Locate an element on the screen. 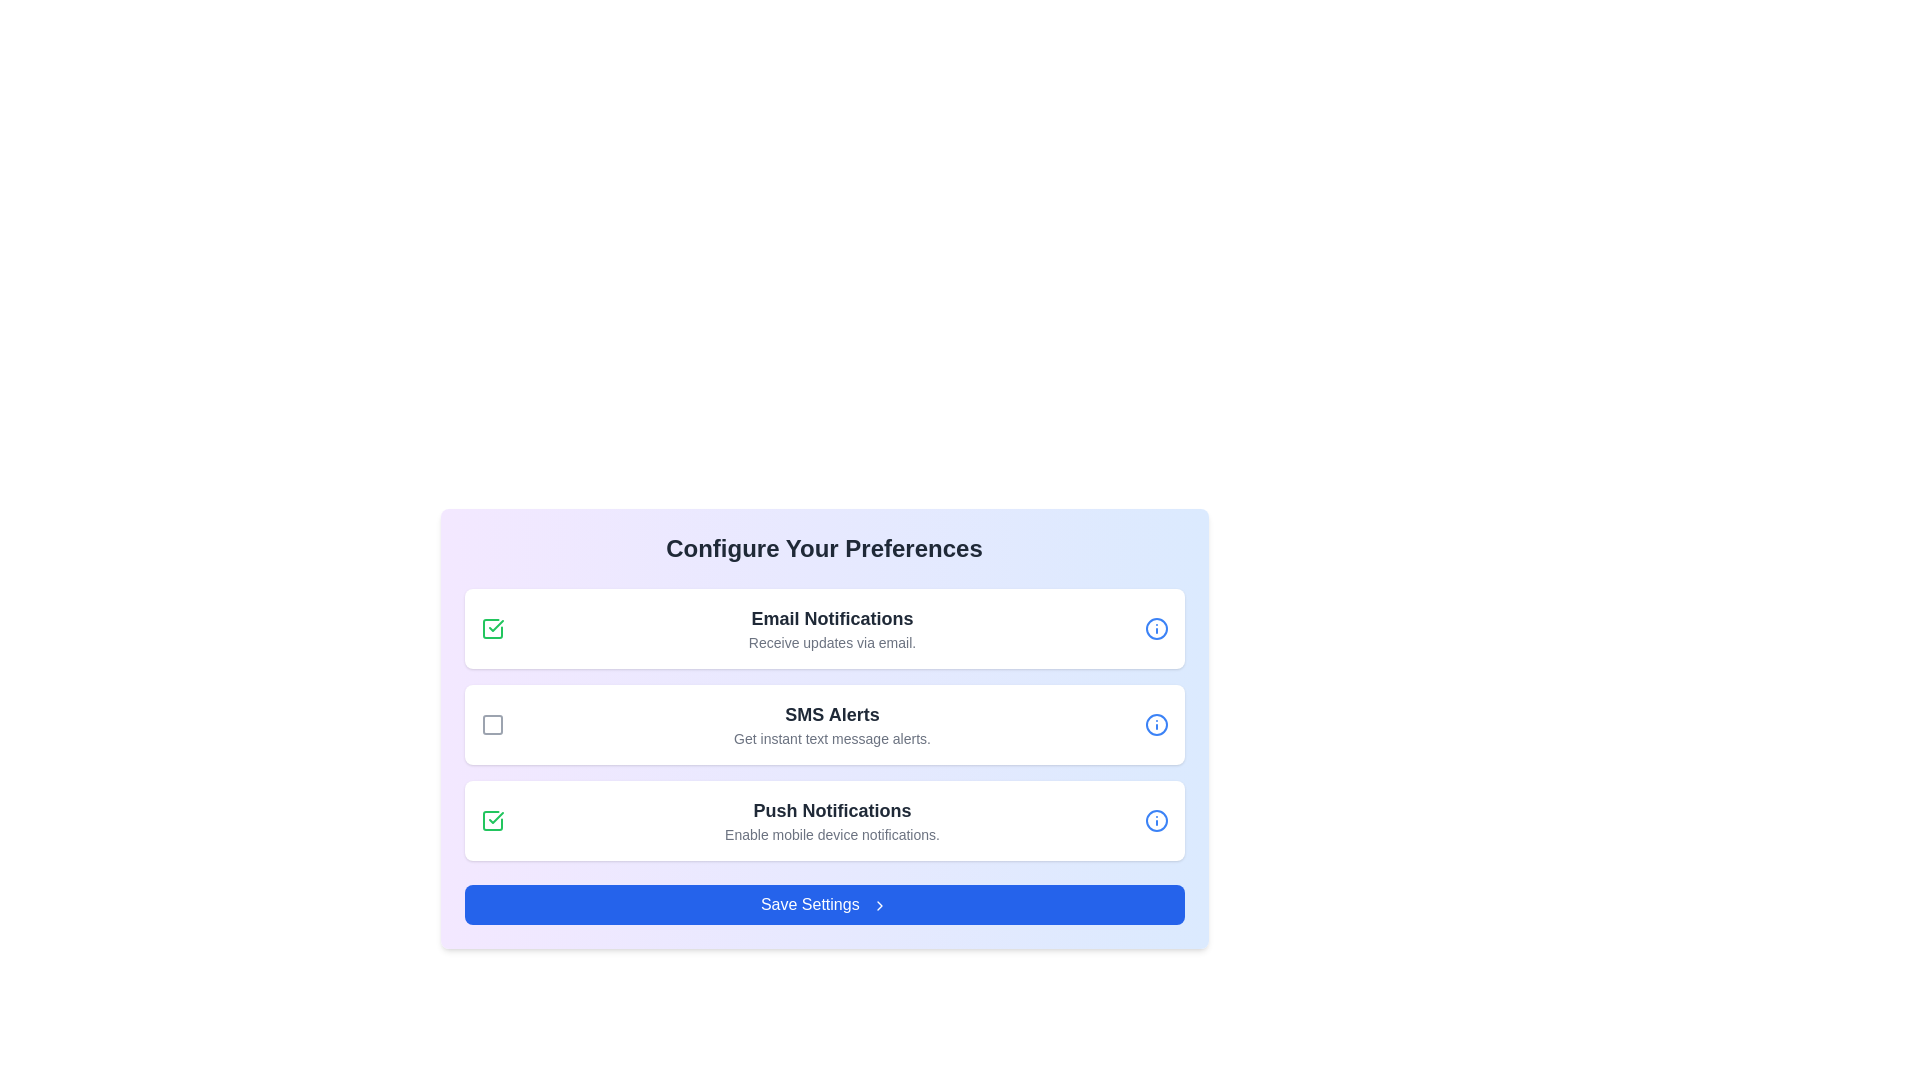  the checkbox for 'Push Notifications' is located at coordinates (492, 821).